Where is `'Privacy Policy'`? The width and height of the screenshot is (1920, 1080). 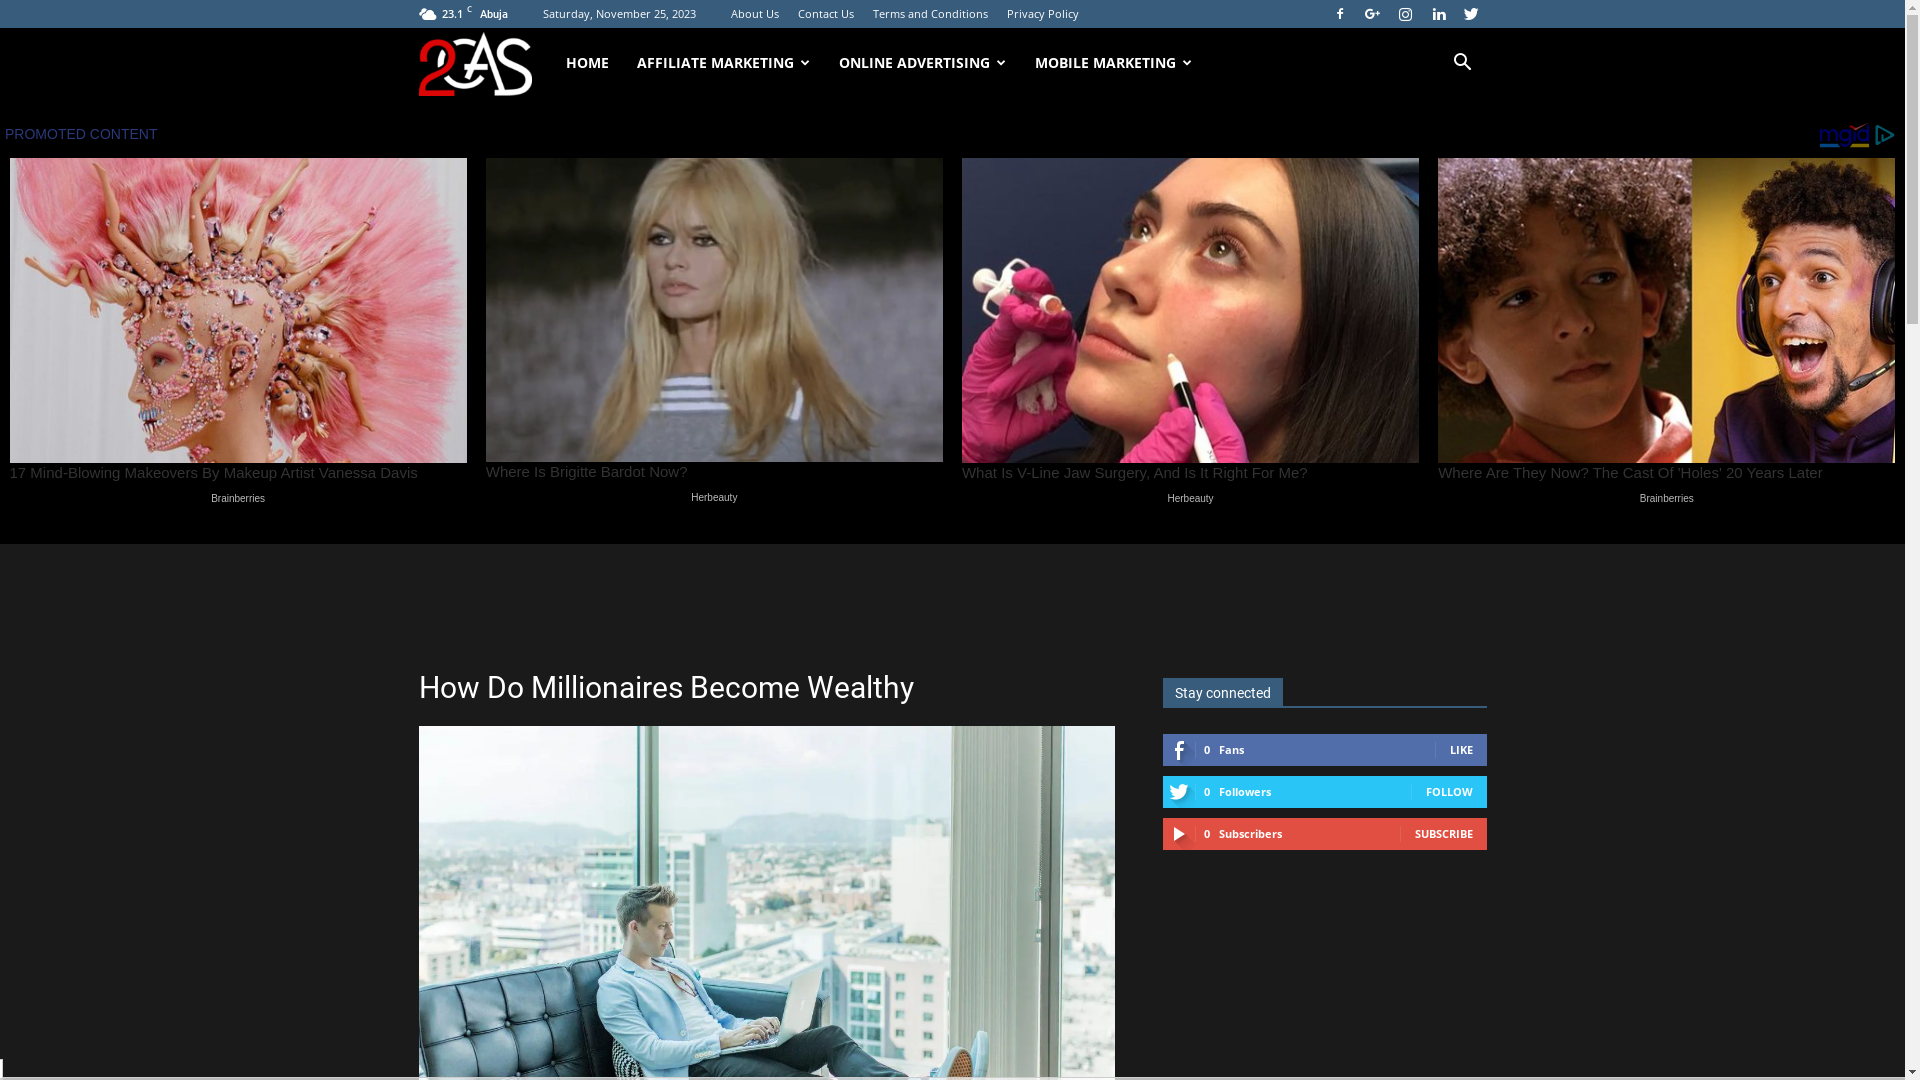
'Privacy Policy' is located at coordinates (1040, 13).